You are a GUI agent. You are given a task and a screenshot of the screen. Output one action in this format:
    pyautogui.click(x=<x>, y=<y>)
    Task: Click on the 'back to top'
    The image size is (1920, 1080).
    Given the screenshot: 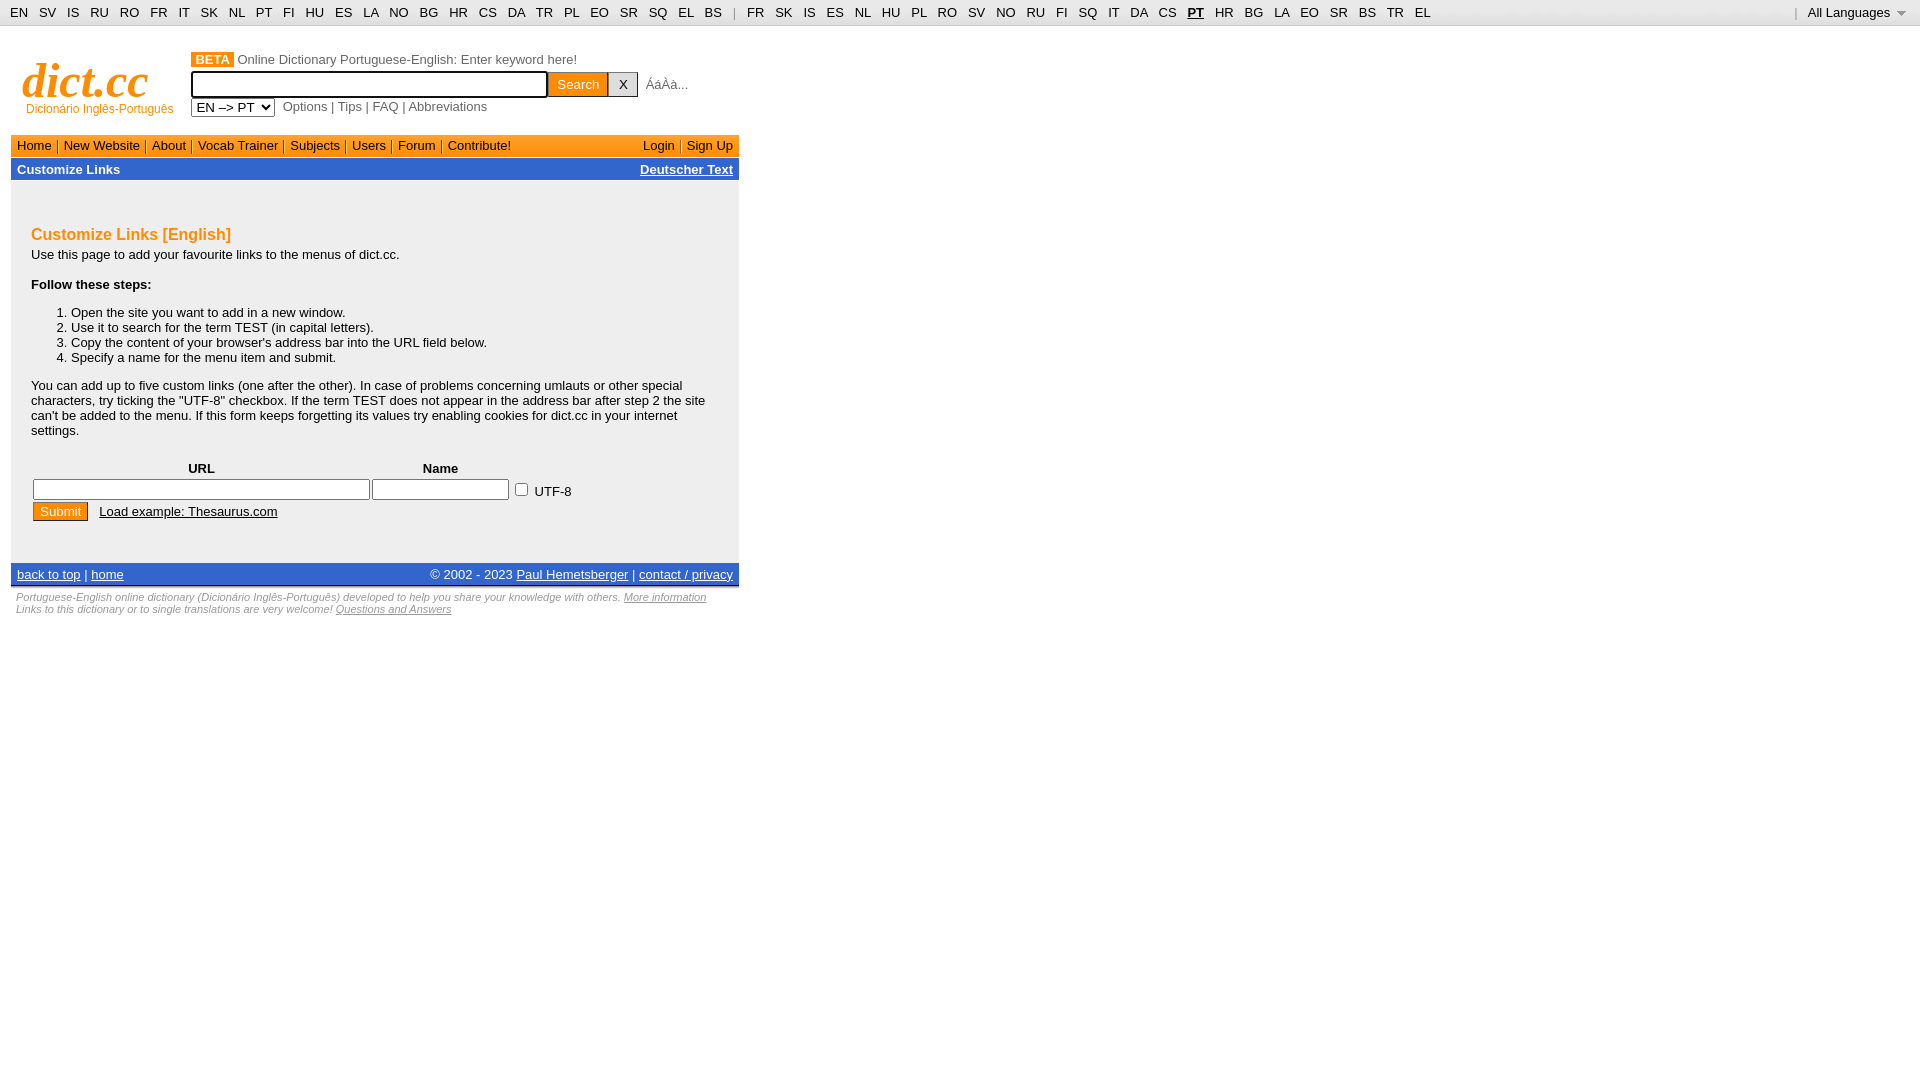 What is the action you would take?
    pyautogui.click(x=17, y=573)
    